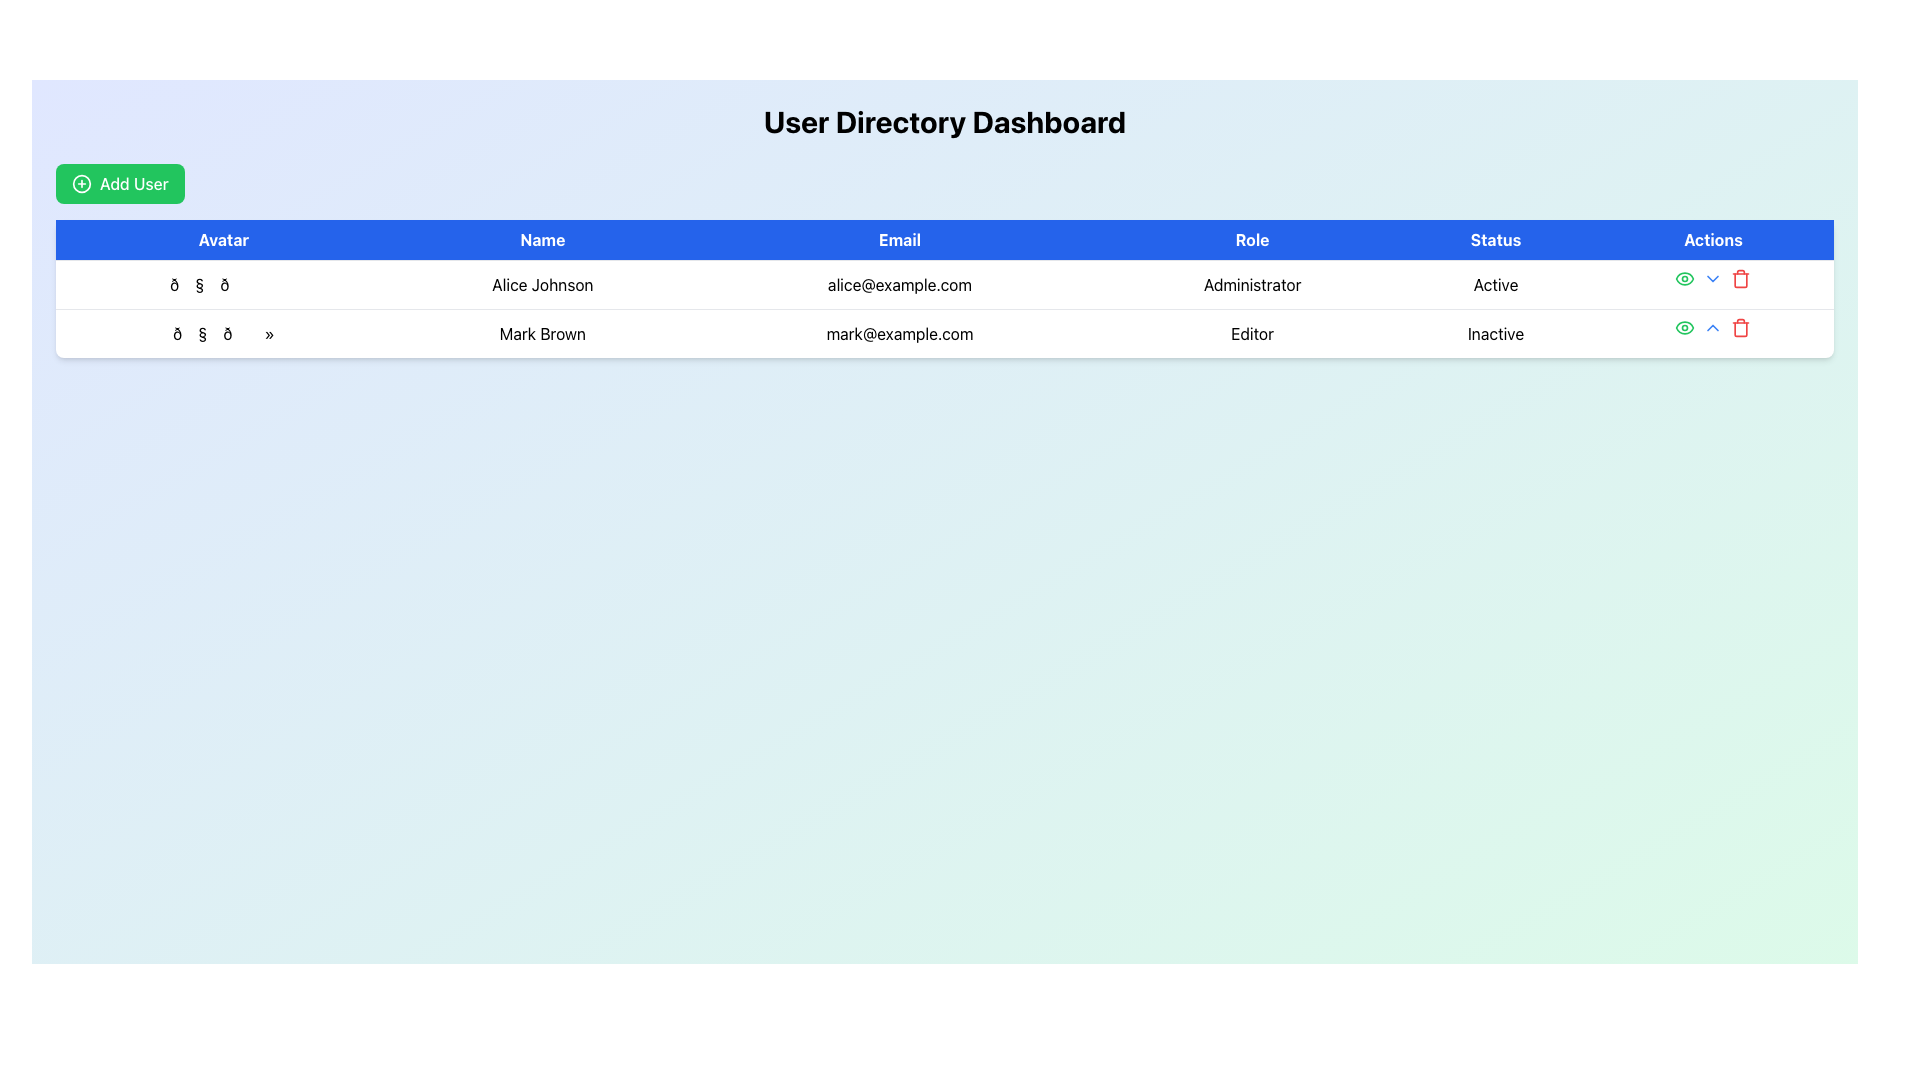 The height and width of the screenshot is (1080, 1920). What do you see at coordinates (1495, 332) in the screenshot?
I see `the static text indicator that represents the status of the user 'Mark Brown' as 'Inactive', located in the 'Status' column of the user table` at bounding box center [1495, 332].